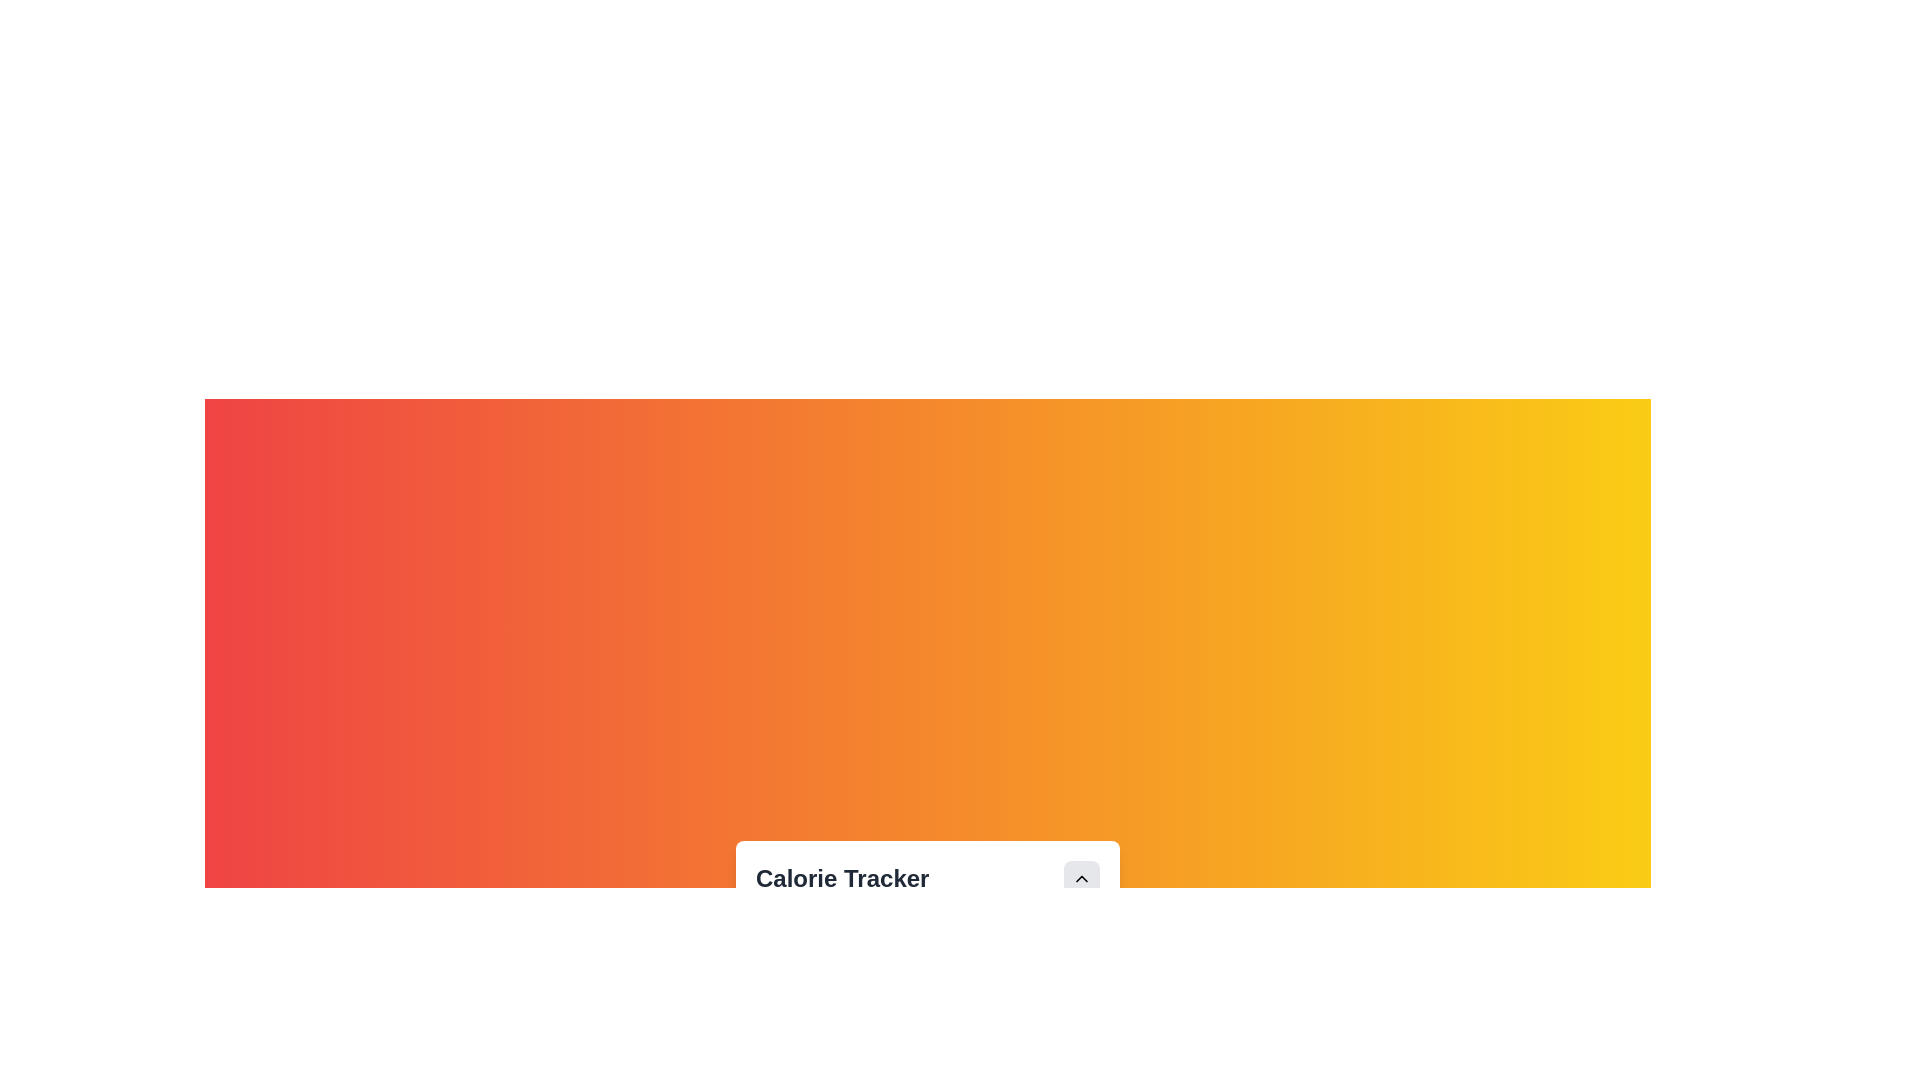 Image resolution: width=1920 pixels, height=1080 pixels. I want to click on the minimize icon located at the bottom-right of the main interface, next to the 'Calorie Tracker' text, so click(1080, 878).